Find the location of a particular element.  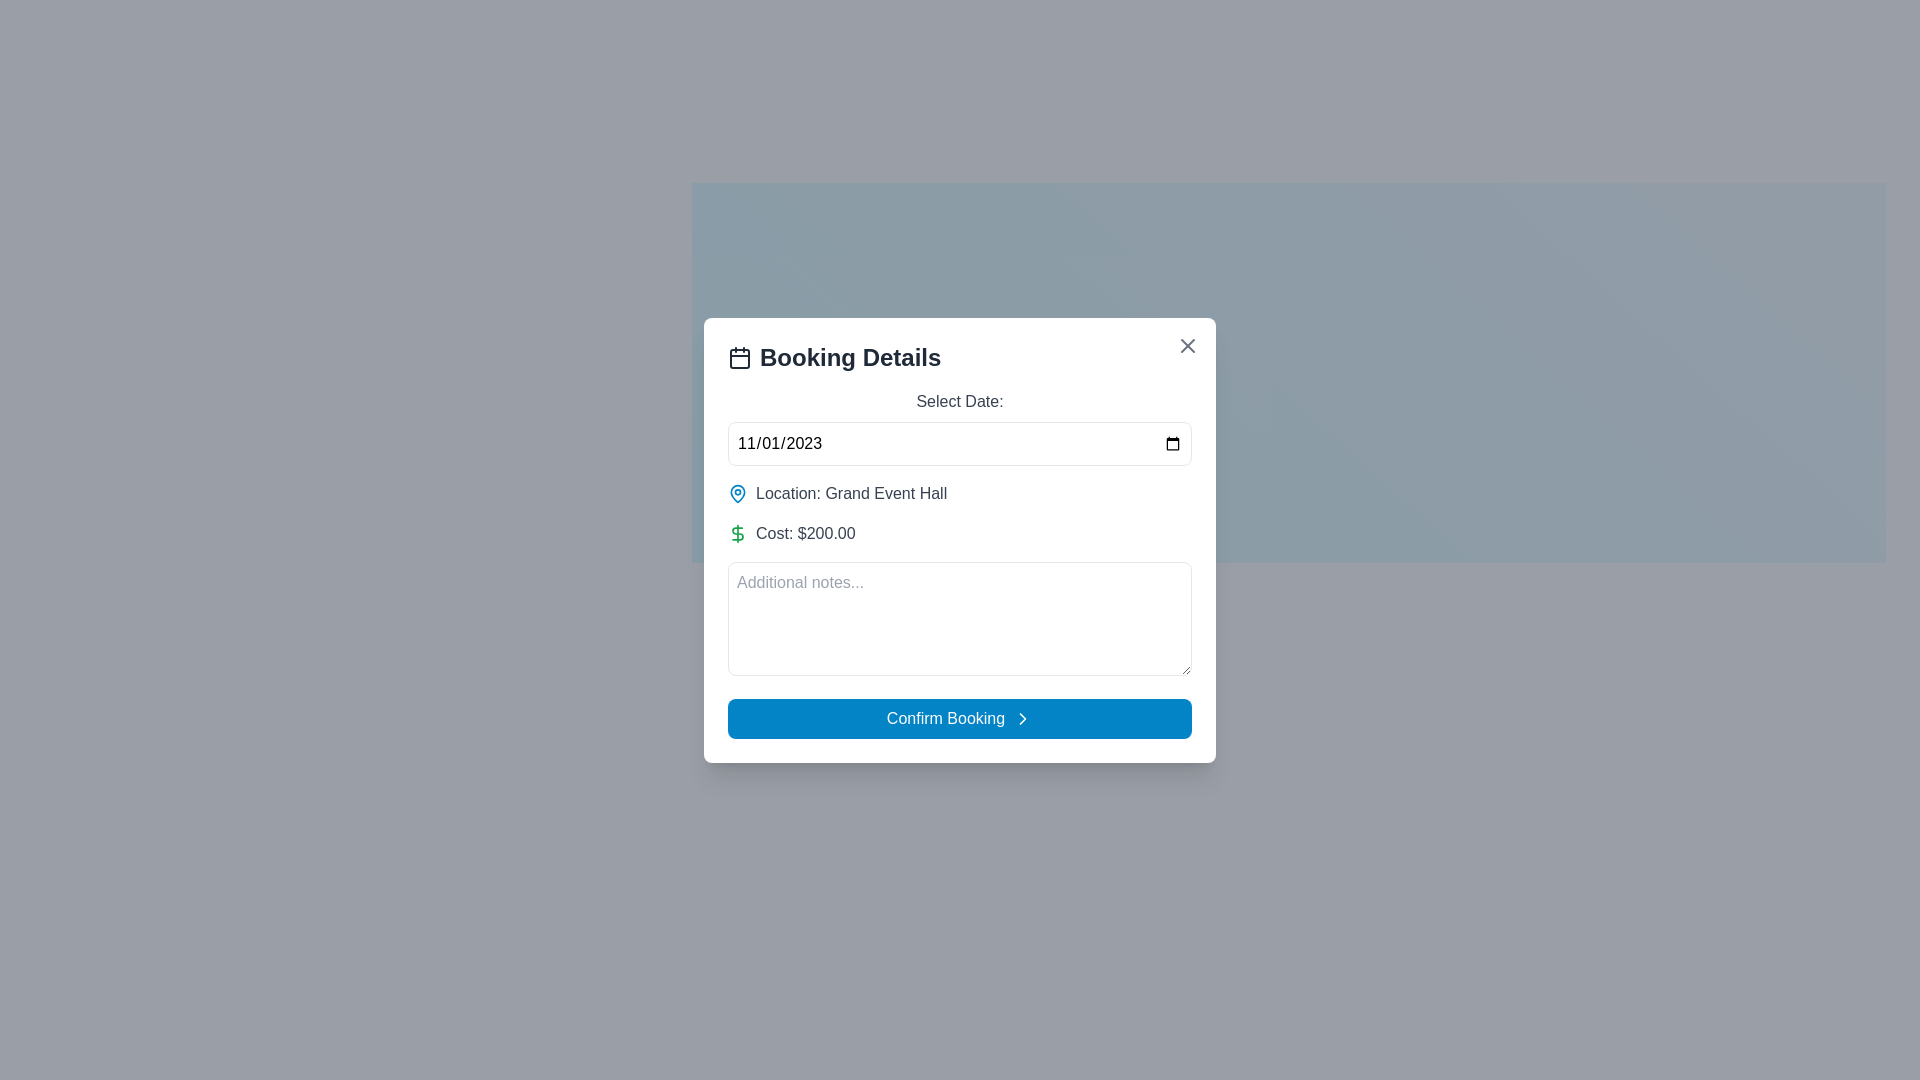

the confirm button located at the bottom of the 'Booking Details' modal is located at coordinates (960, 716).